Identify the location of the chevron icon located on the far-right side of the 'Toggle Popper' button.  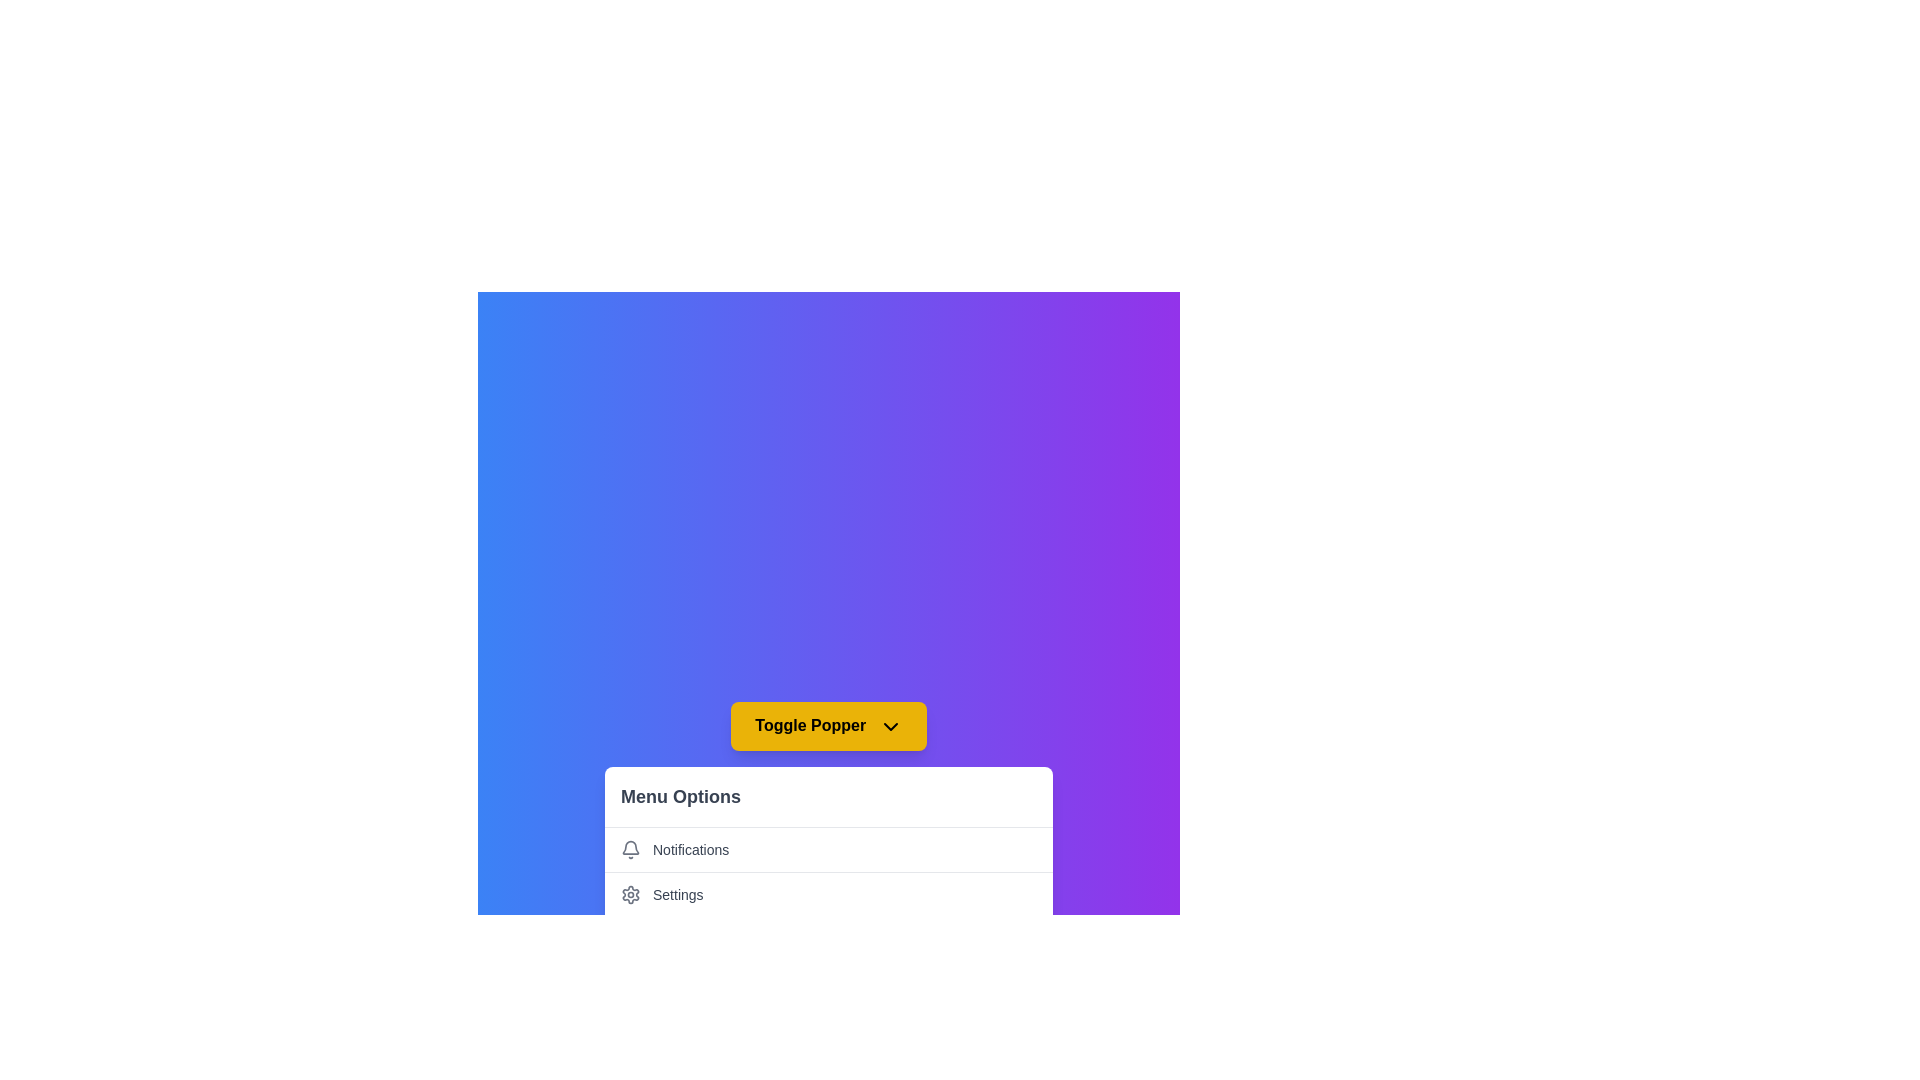
(889, 726).